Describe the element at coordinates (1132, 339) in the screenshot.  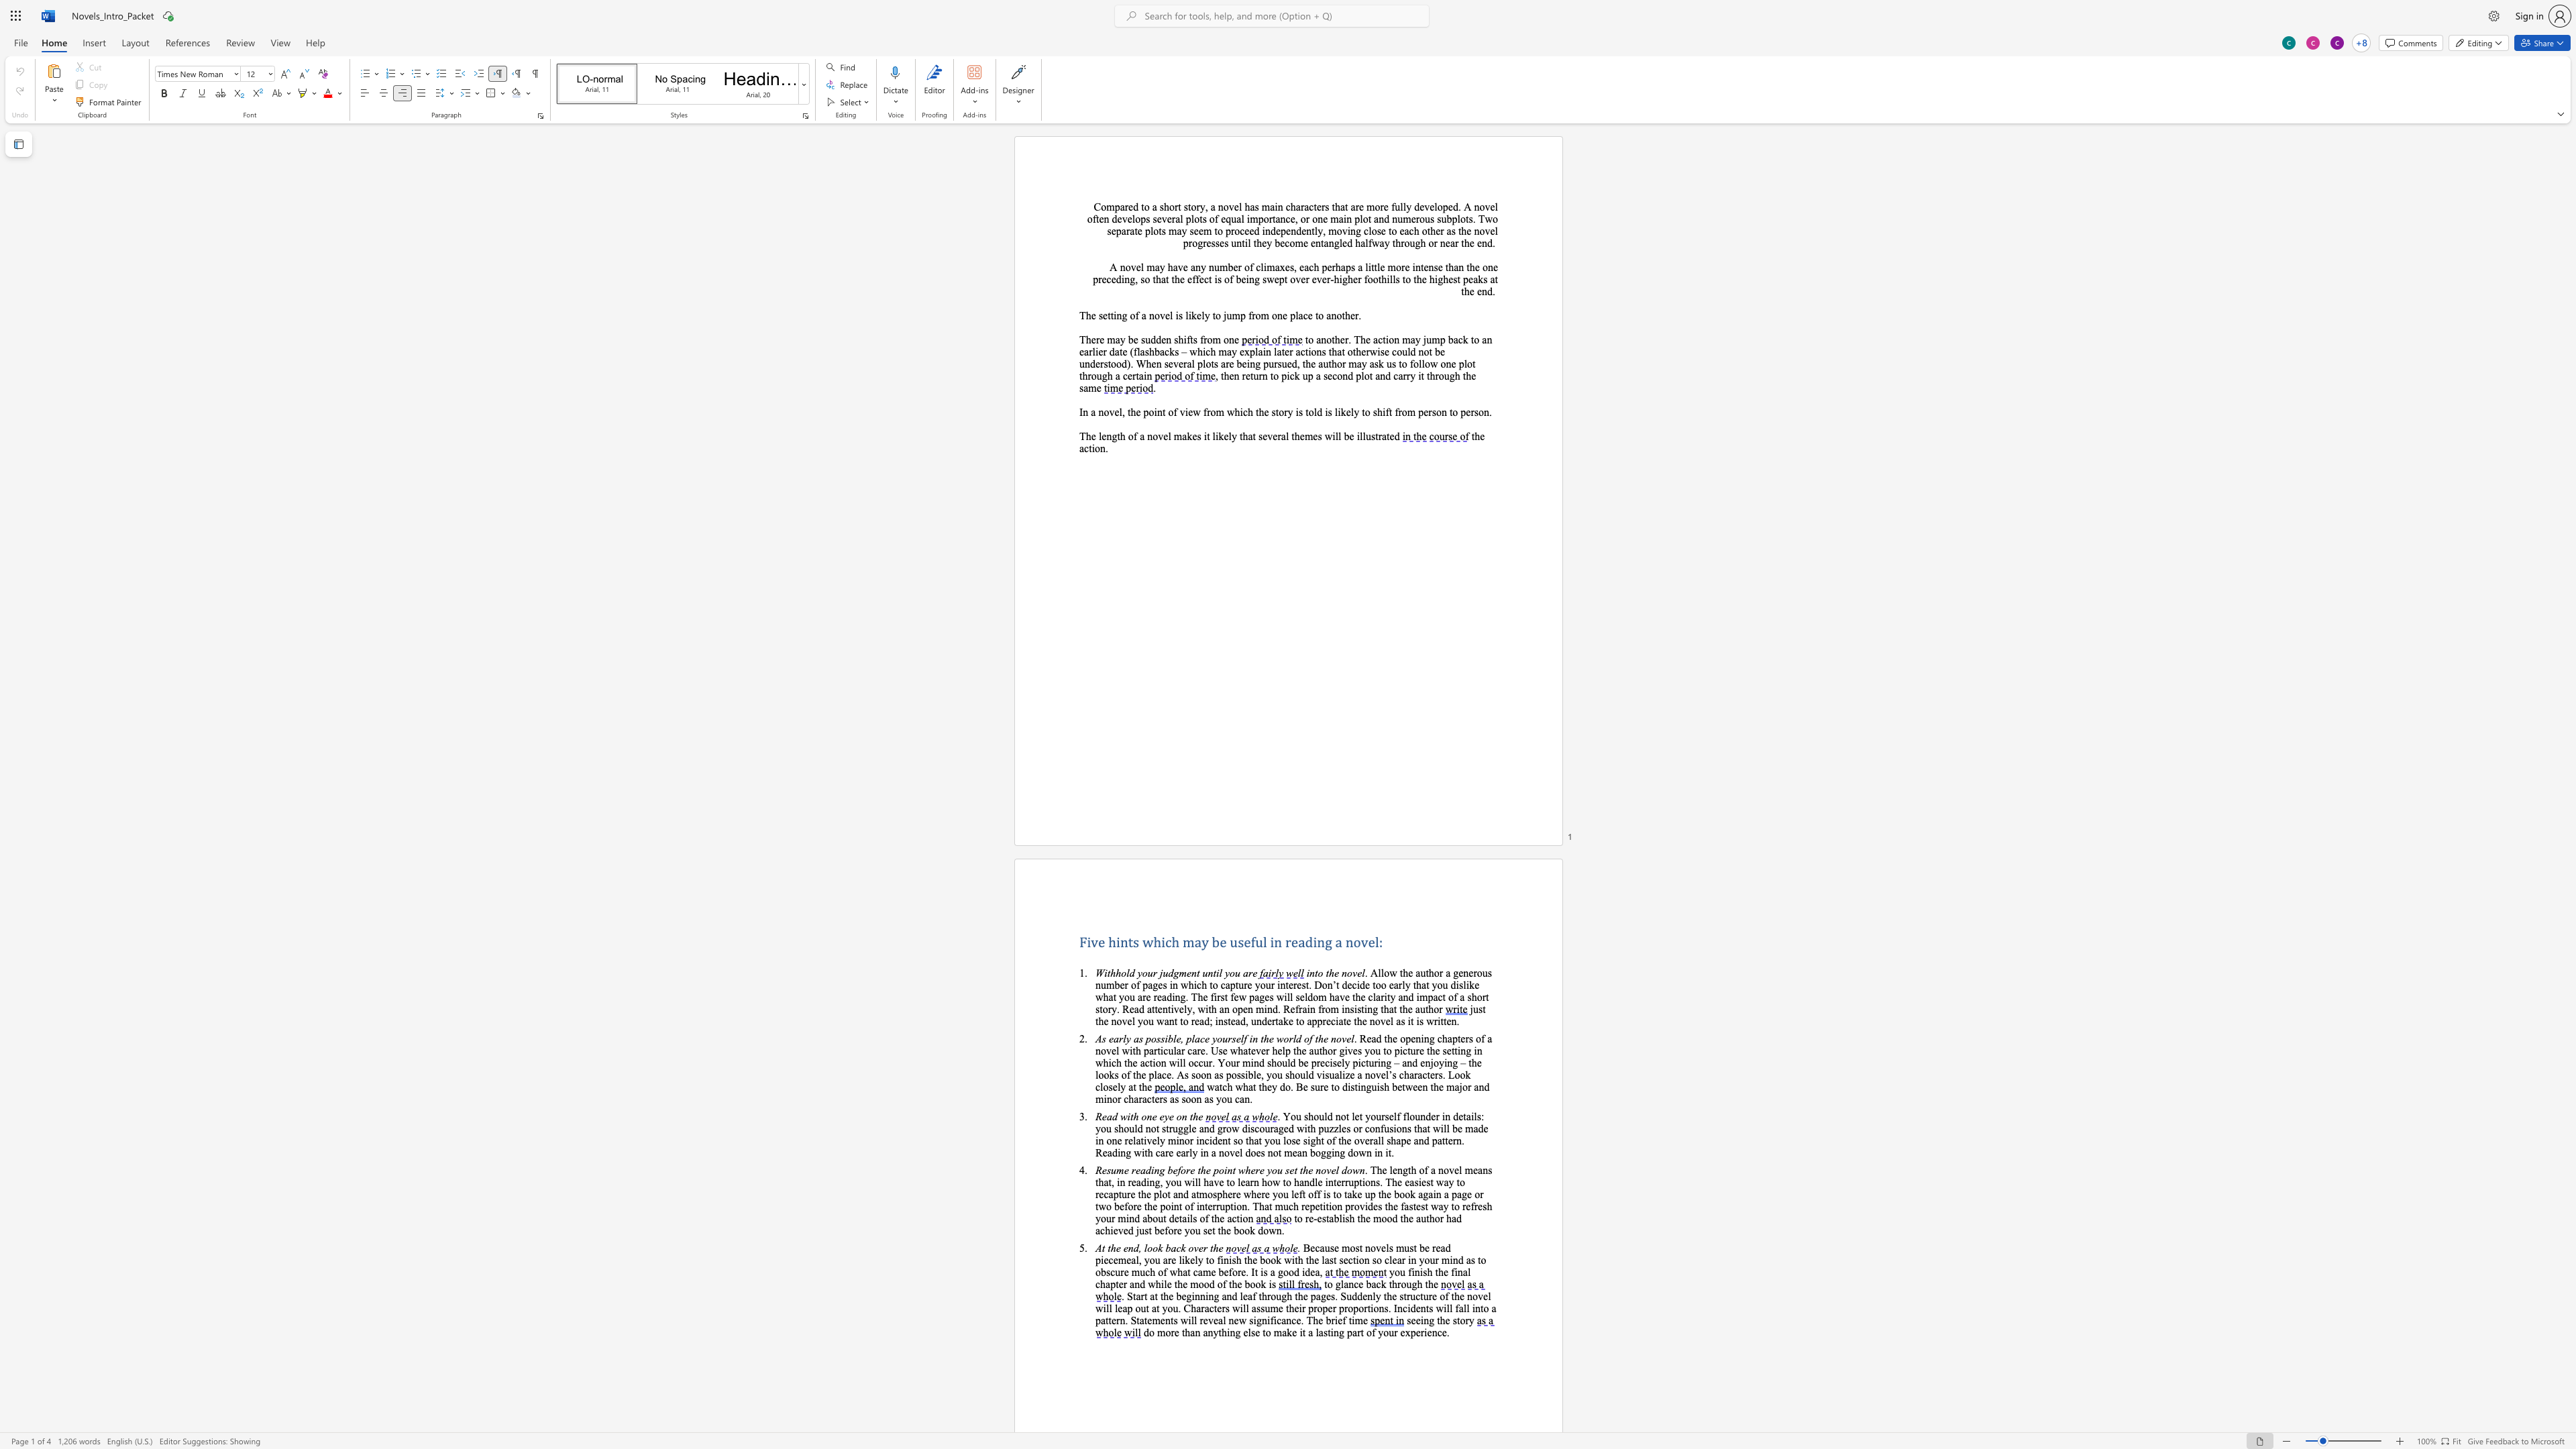
I see `the space between the continuous character "b" and "e" in the text` at that location.